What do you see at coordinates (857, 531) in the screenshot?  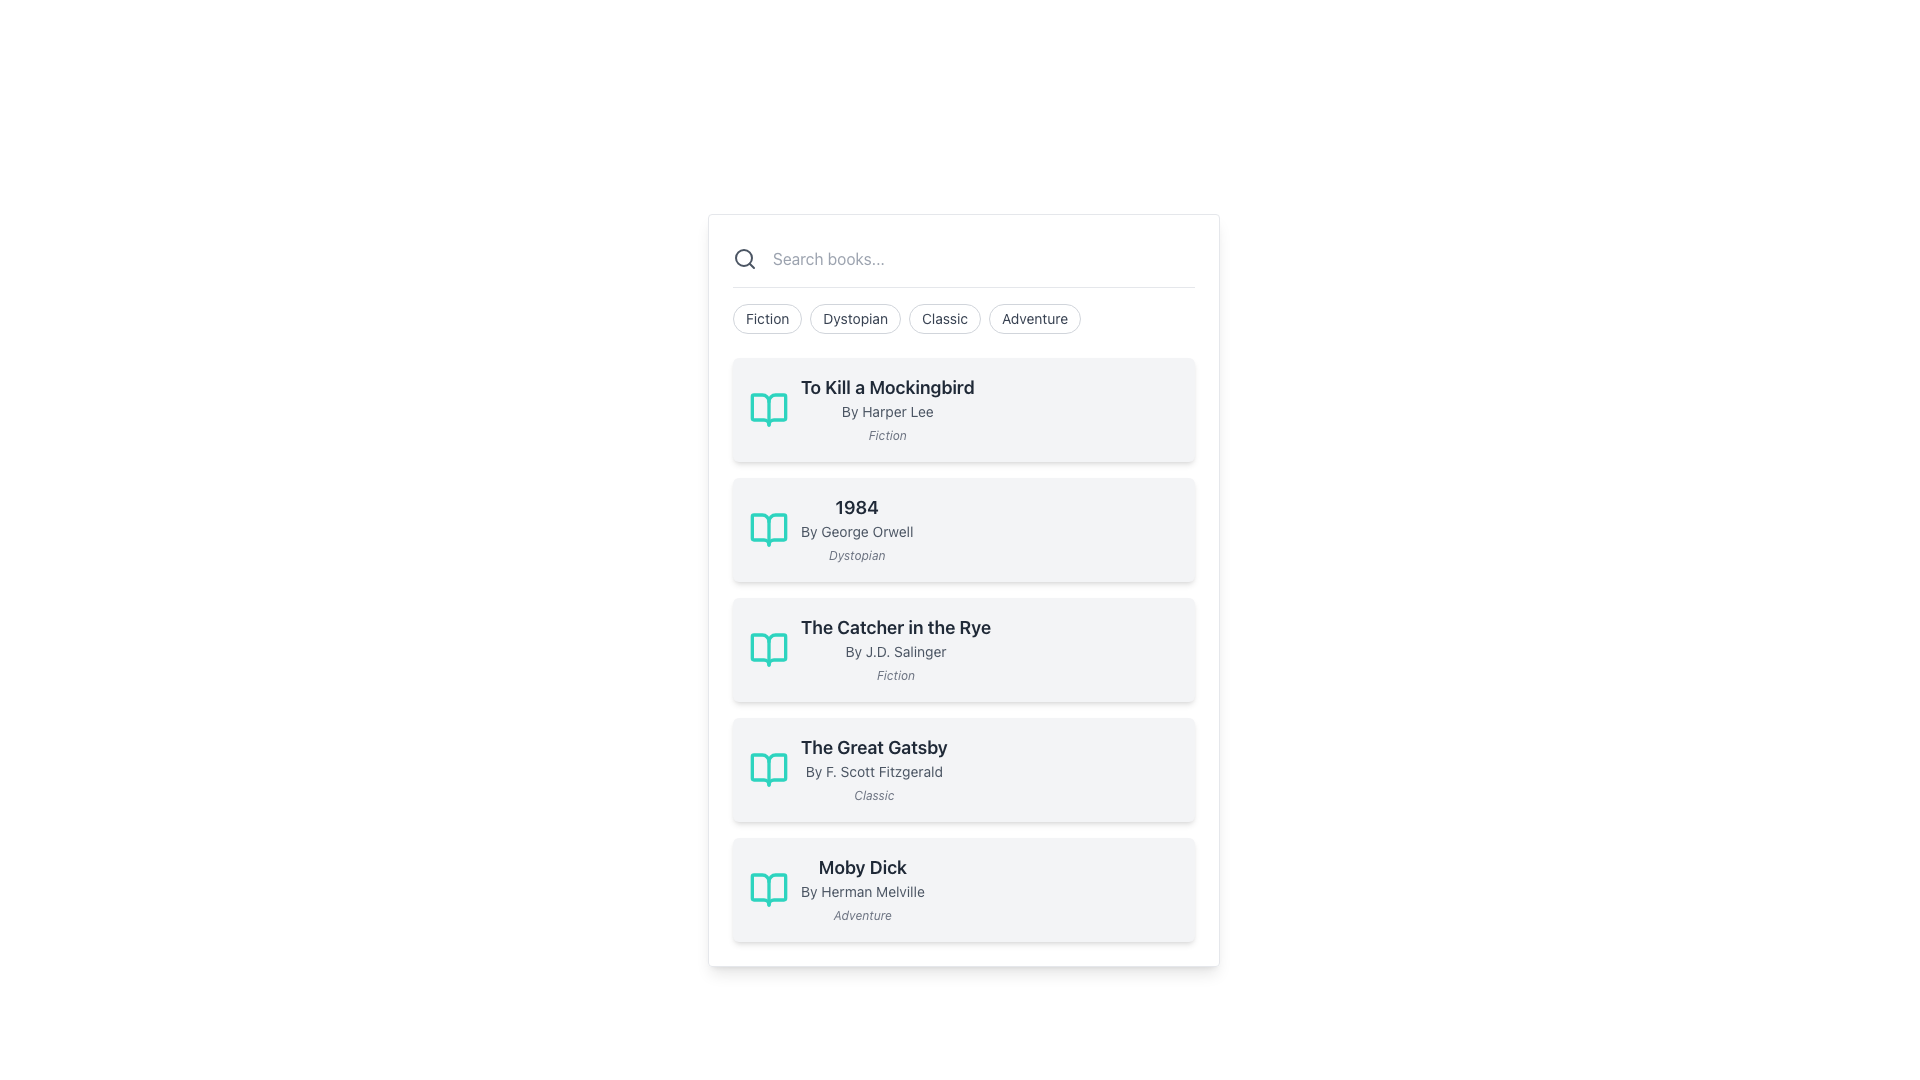 I see `the non-interactive label displaying the author of the book '1984', which is positioned below the title and above the italicized text 'Dystopian'` at bounding box center [857, 531].